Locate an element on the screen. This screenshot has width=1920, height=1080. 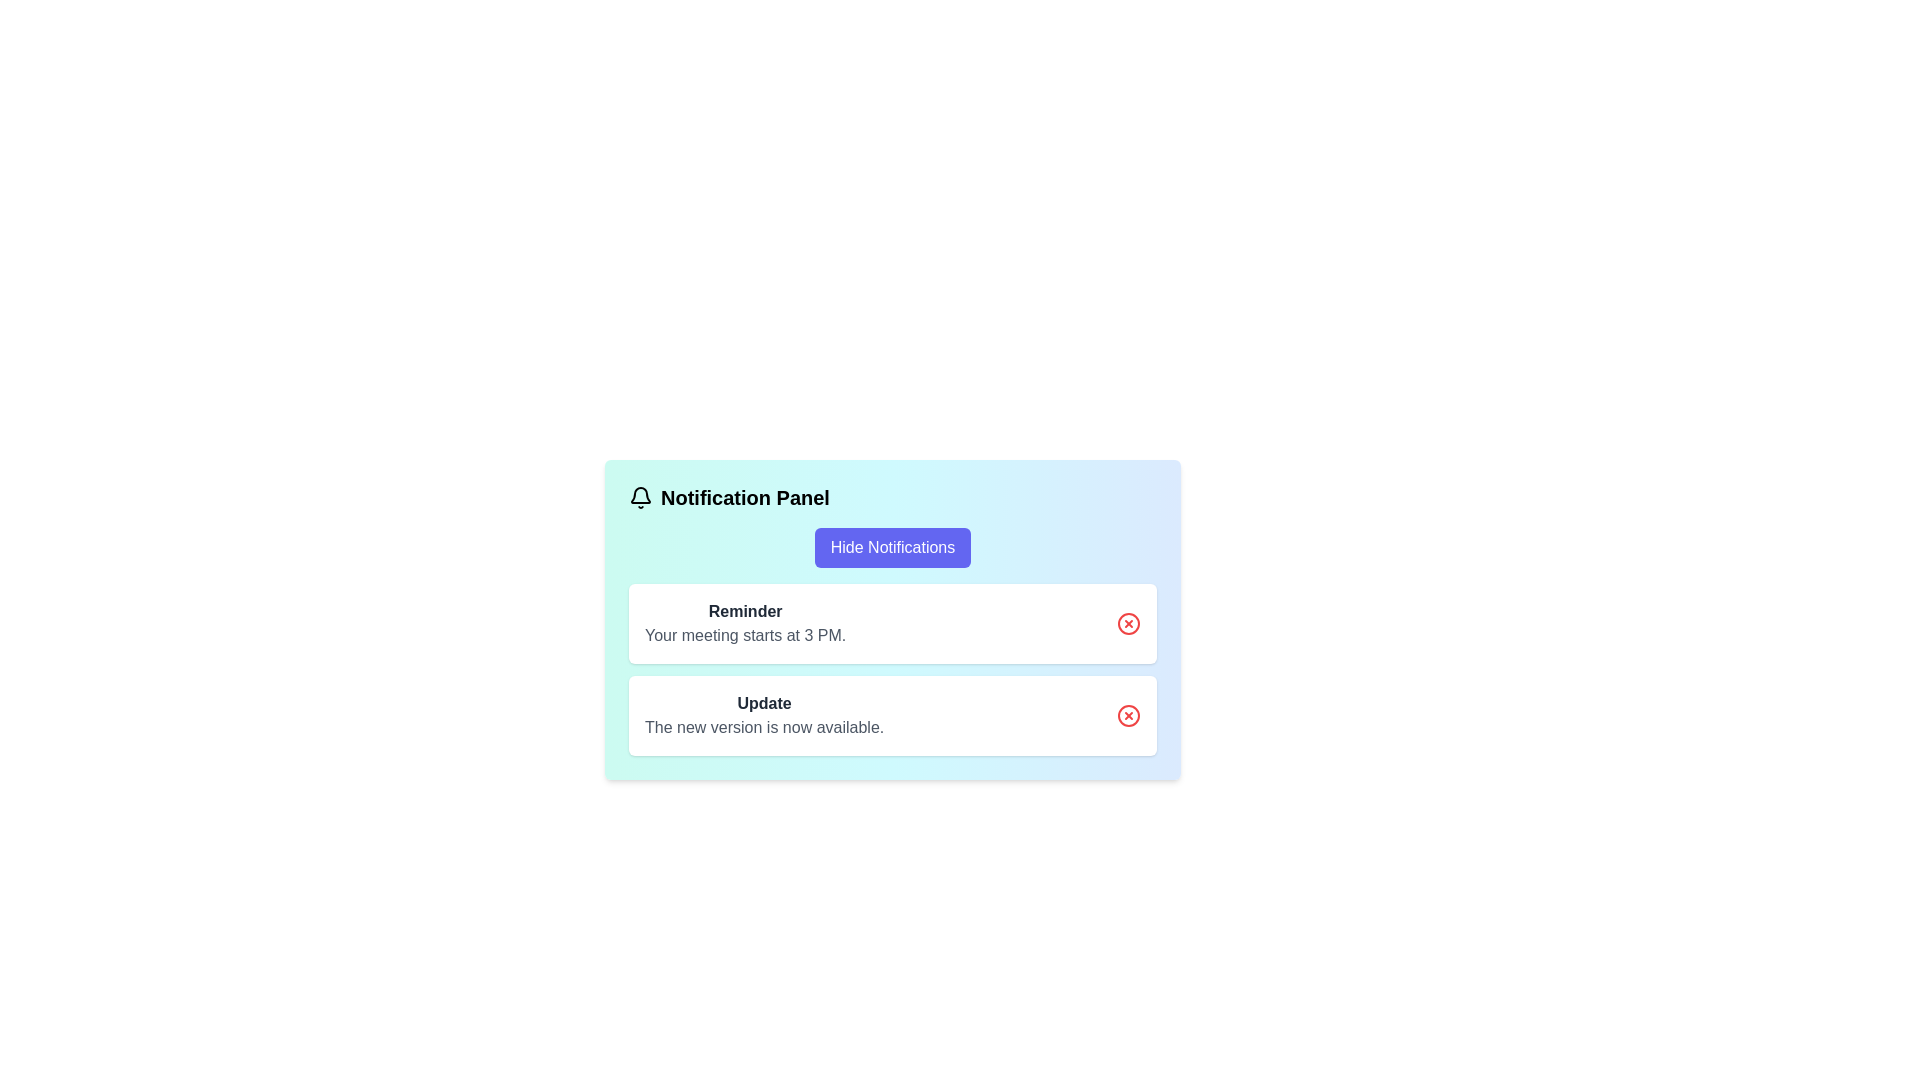
the first notification card displayed in the notification panel, which includes a reminder notification and a dismiss button is located at coordinates (891, 619).